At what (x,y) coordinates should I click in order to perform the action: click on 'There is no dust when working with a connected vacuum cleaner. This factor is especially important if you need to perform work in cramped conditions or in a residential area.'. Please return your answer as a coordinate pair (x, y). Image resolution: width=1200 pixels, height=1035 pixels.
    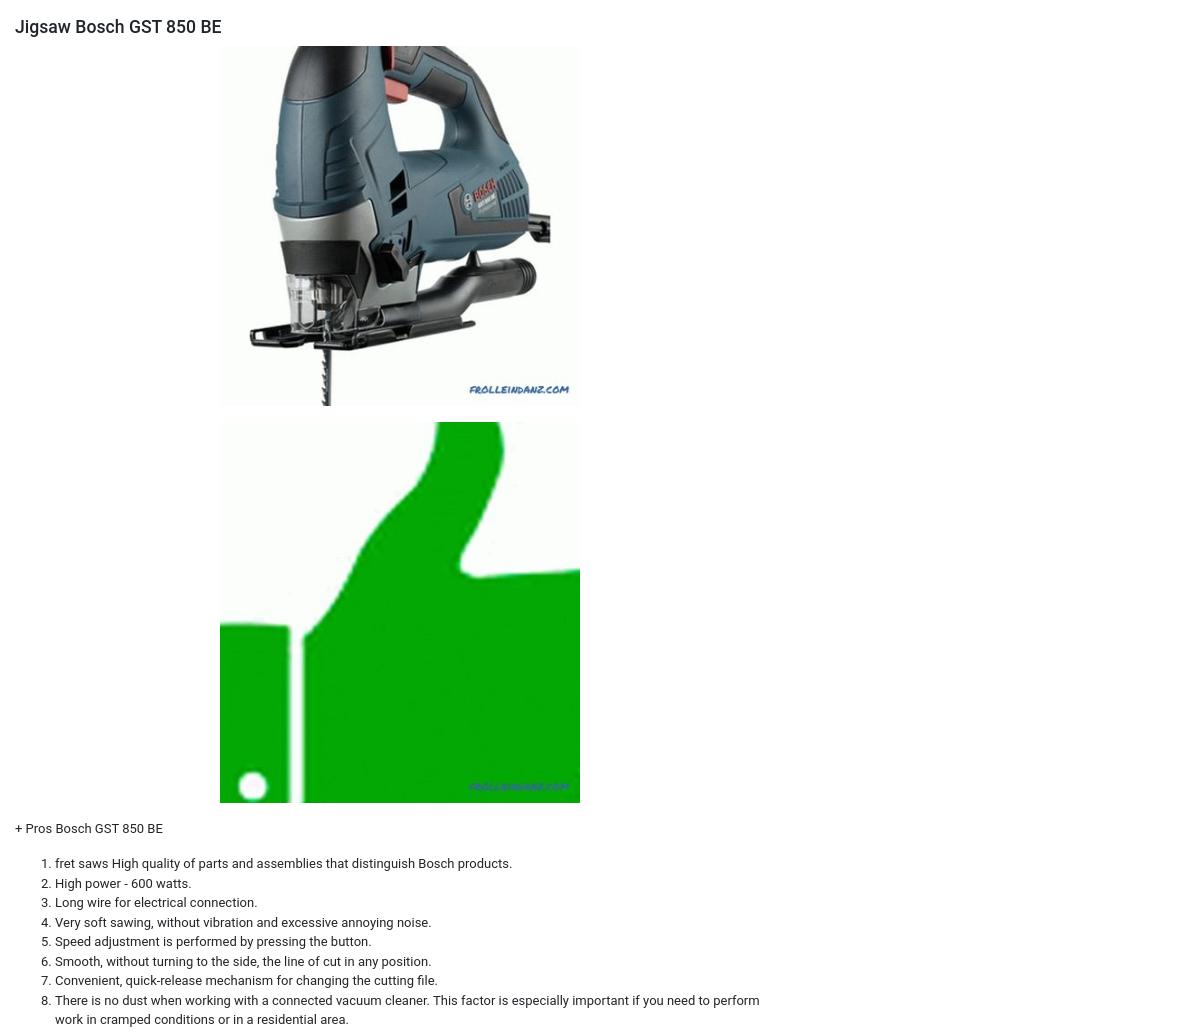
    Looking at the image, I should click on (407, 1008).